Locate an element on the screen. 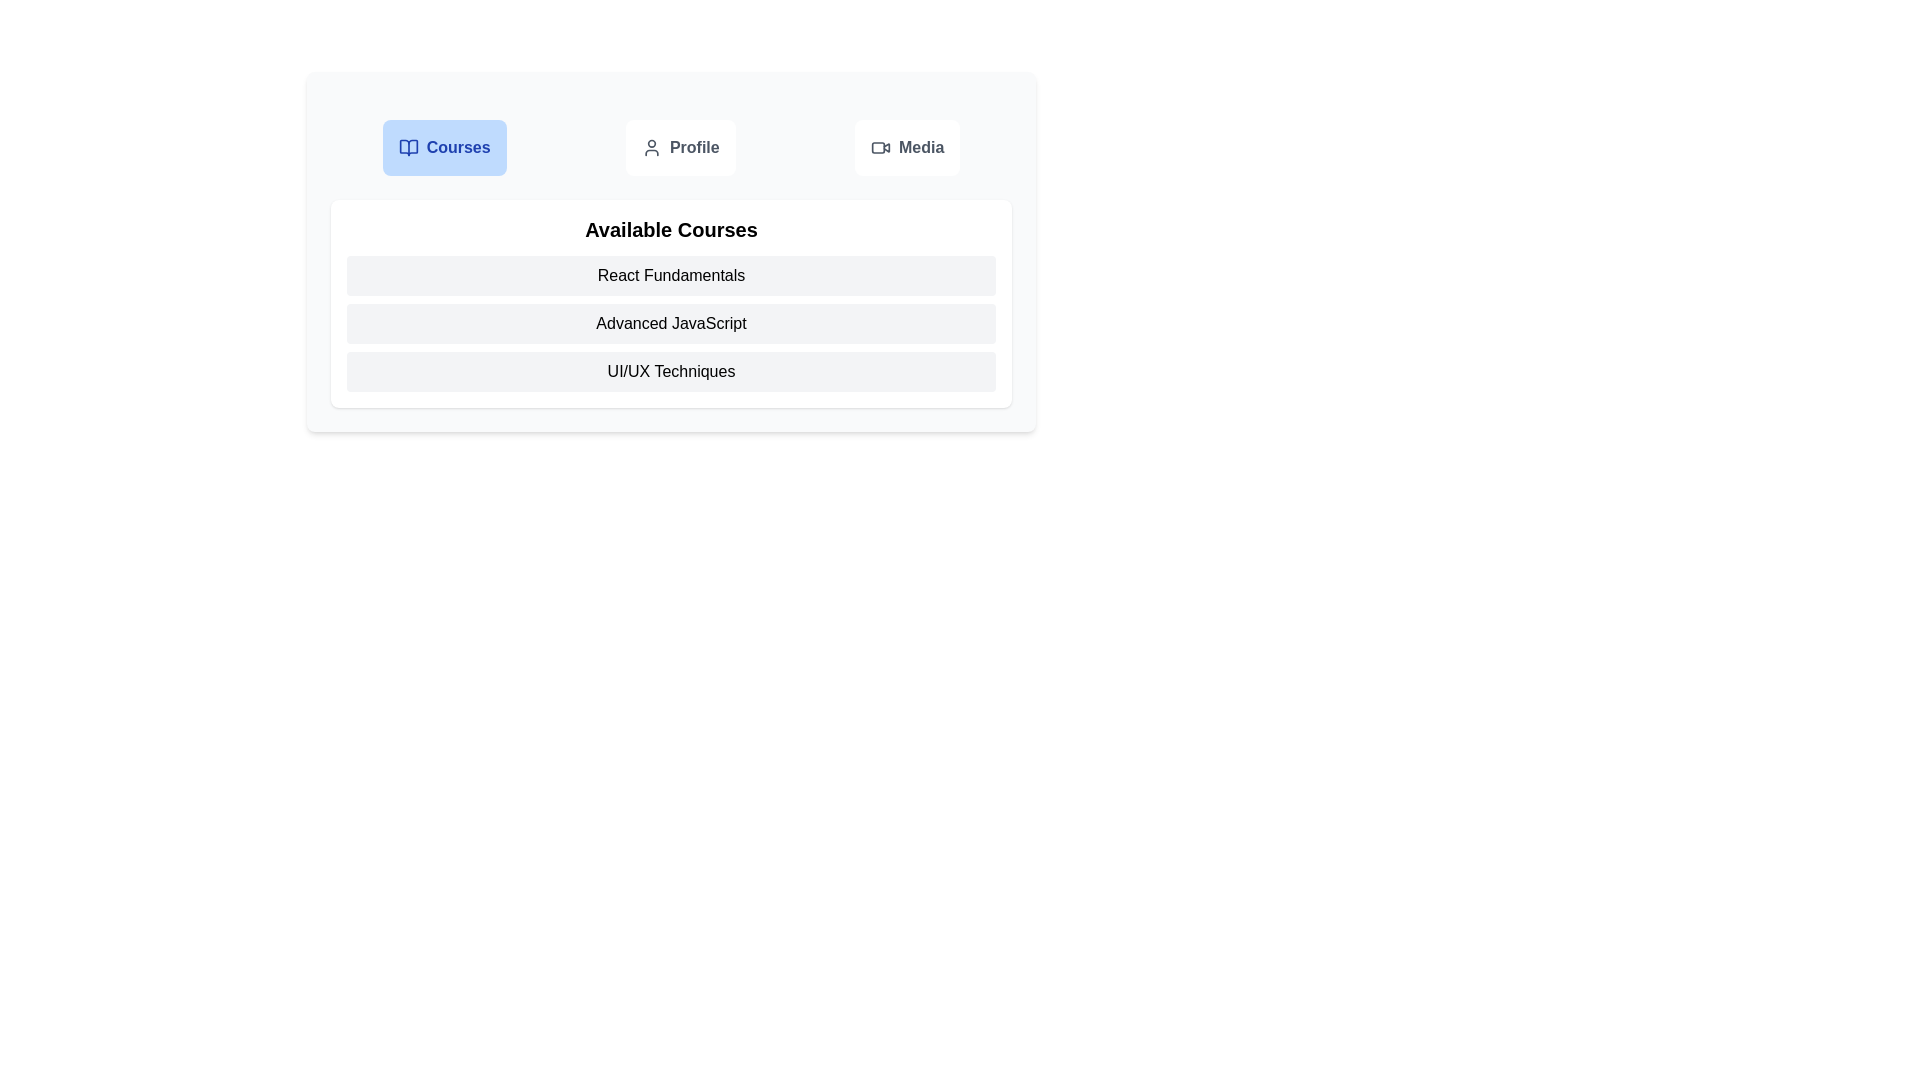 The width and height of the screenshot is (1920, 1080). the 'Courses' icon located to the left of the 'Courses' button in the top navigation bar is located at coordinates (407, 146).